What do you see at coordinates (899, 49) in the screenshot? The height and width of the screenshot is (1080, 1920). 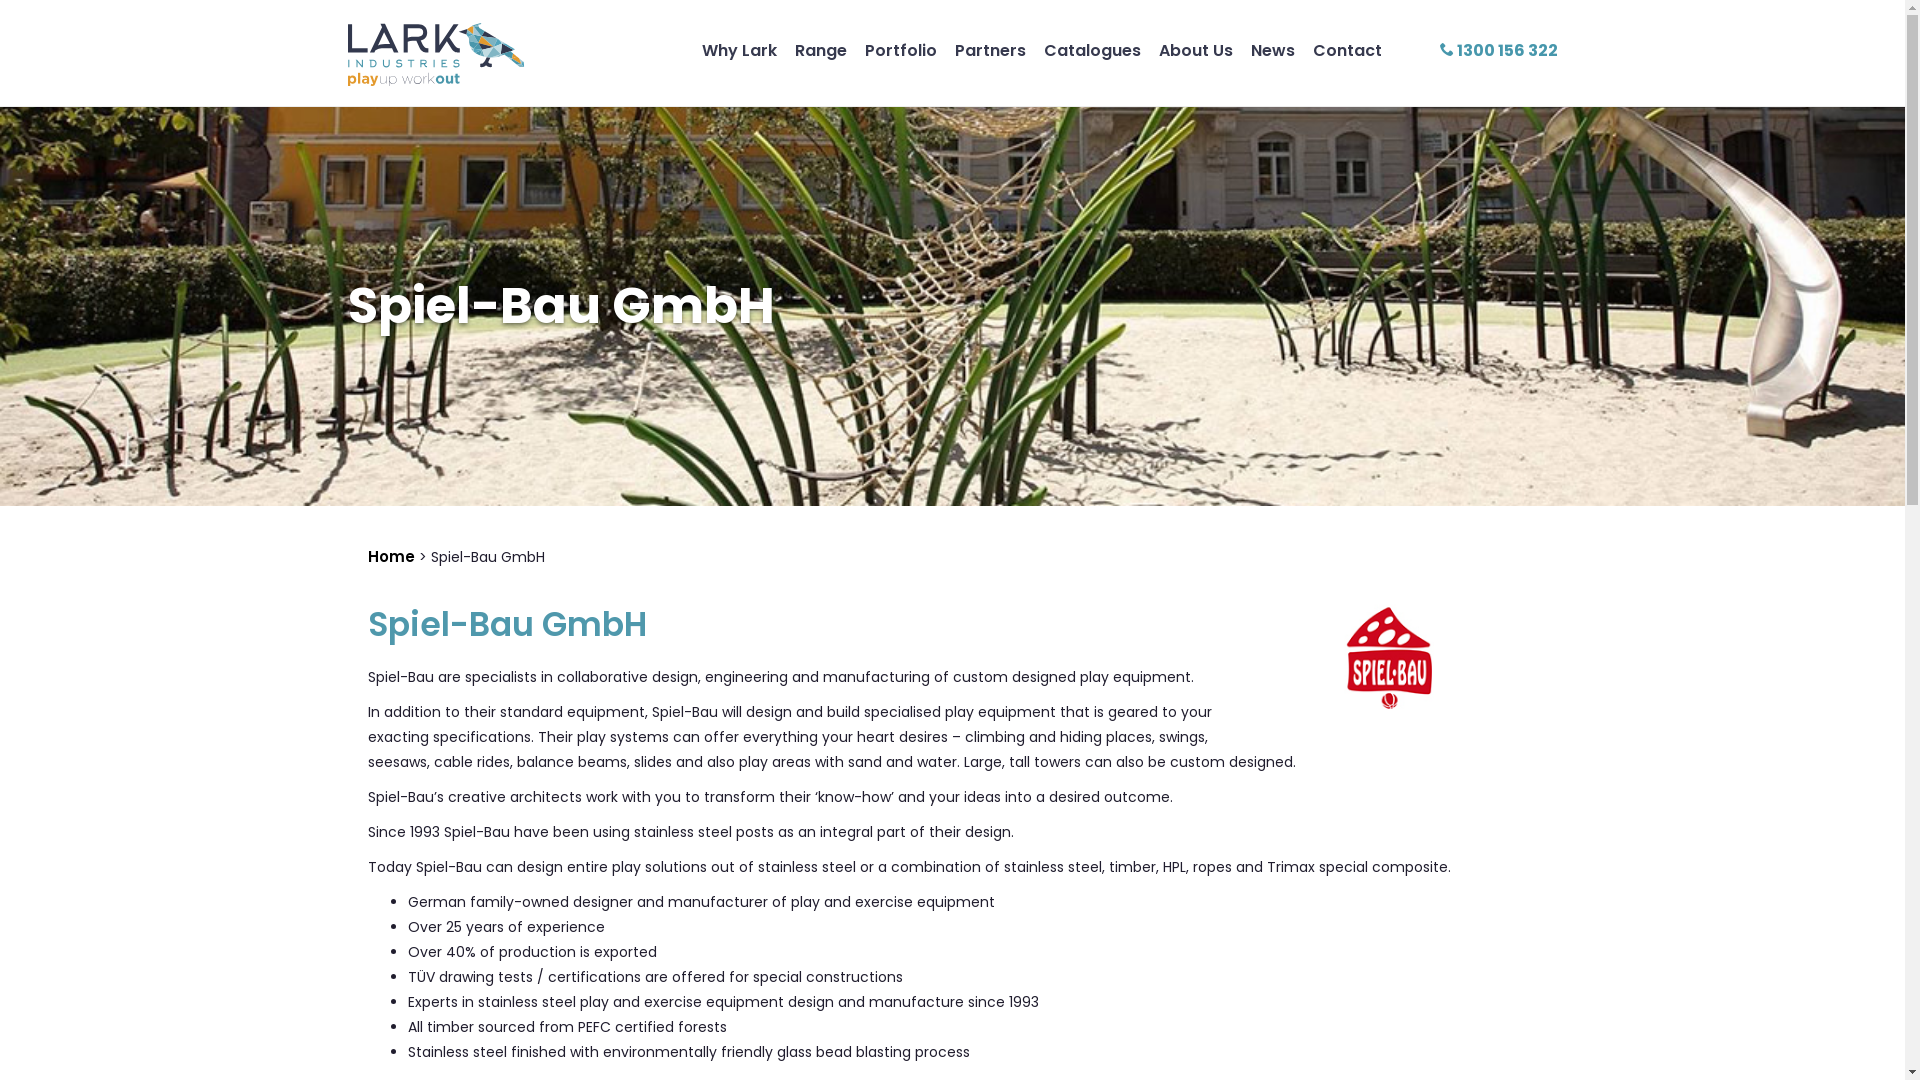 I see `'Portfolio'` at bounding box center [899, 49].